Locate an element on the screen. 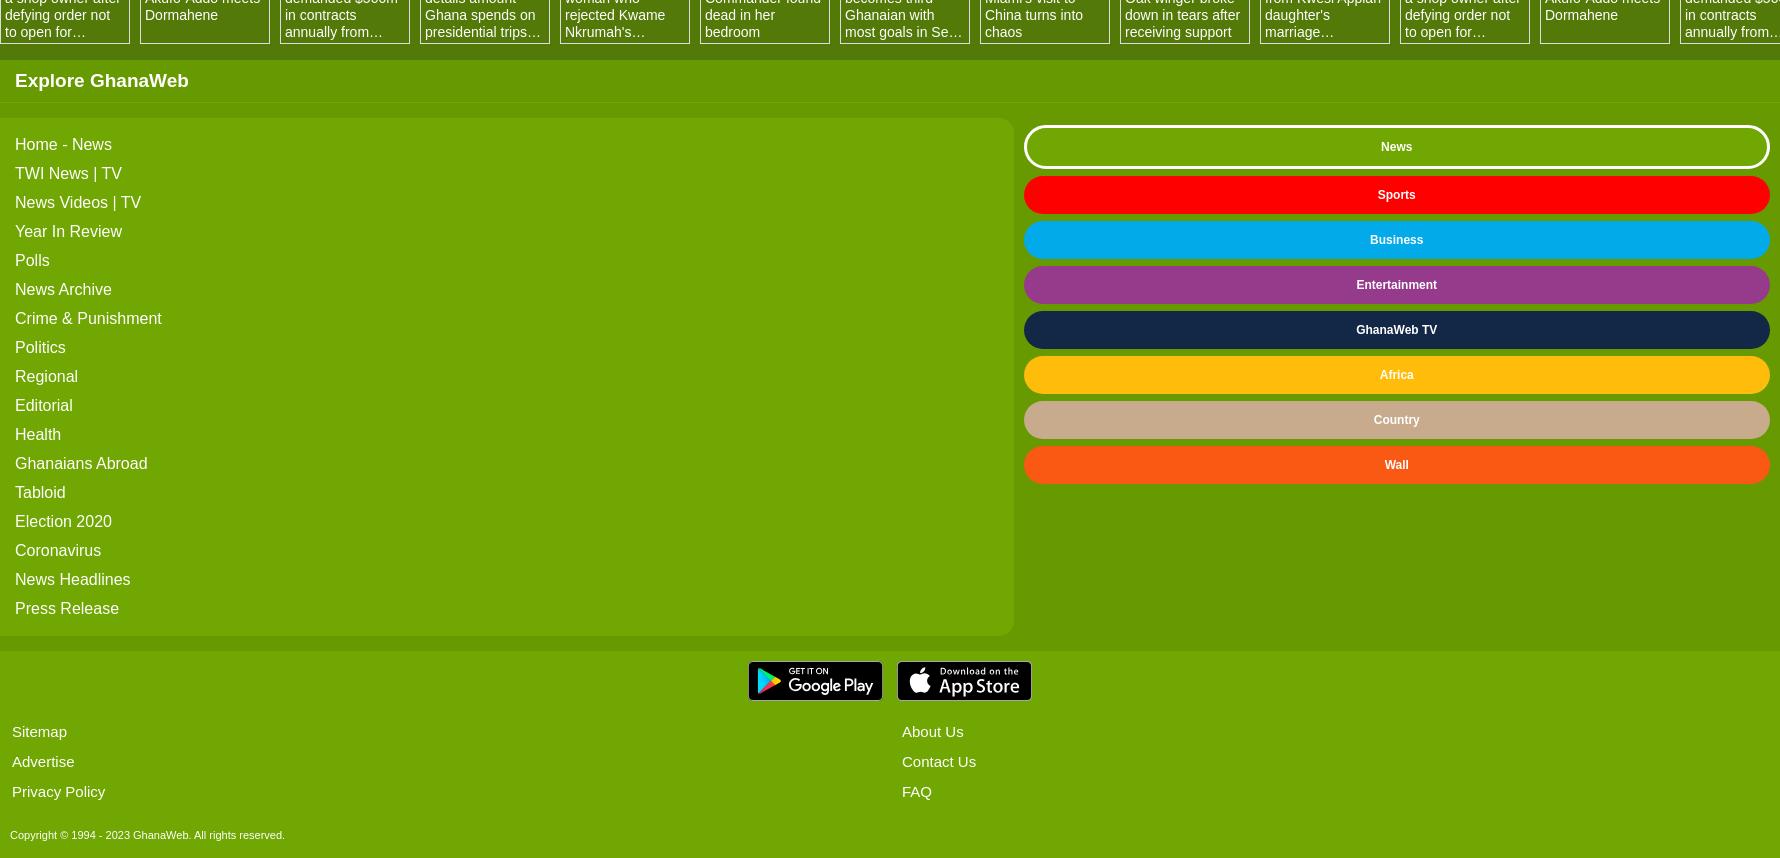 The width and height of the screenshot is (1780, 858). 'Sports' is located at coordinates (1377, 193).